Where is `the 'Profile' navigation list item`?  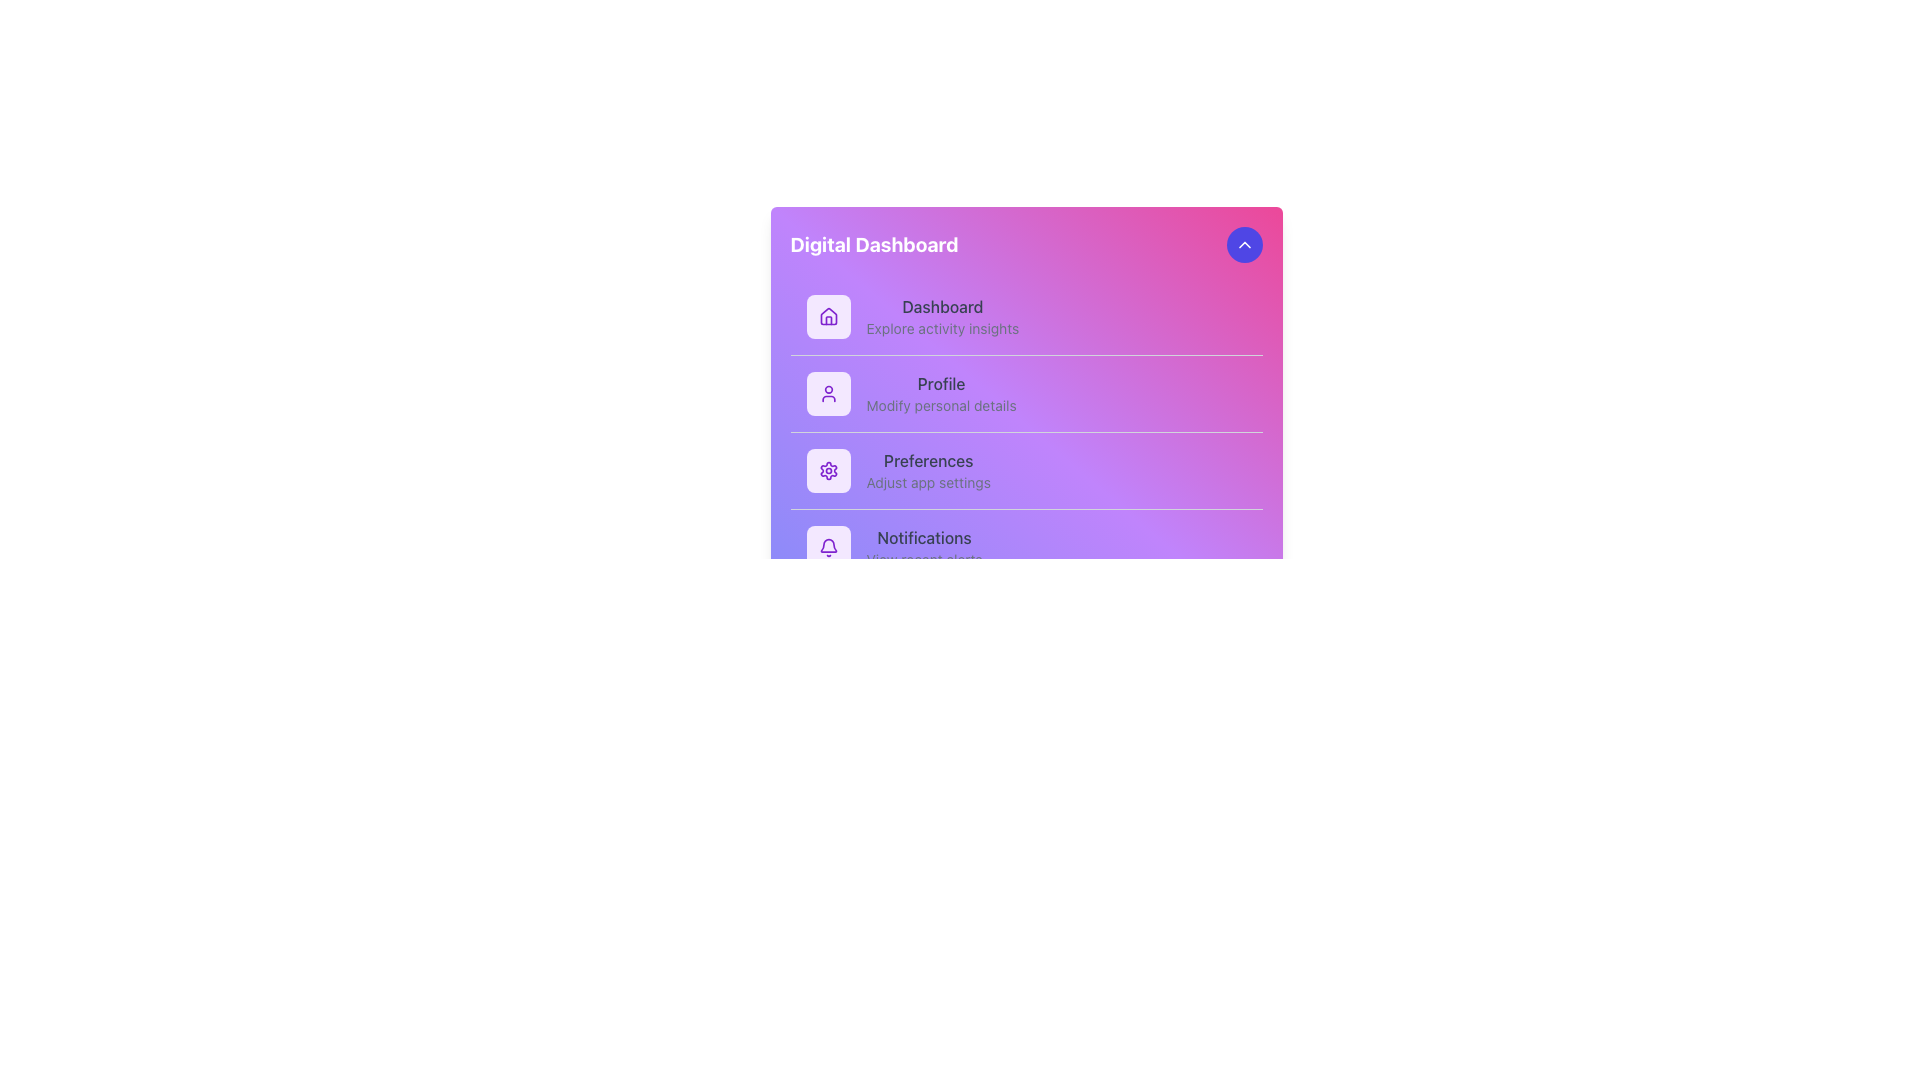 the 'Profile' navigation list item is located at coordinates (1026, 393).